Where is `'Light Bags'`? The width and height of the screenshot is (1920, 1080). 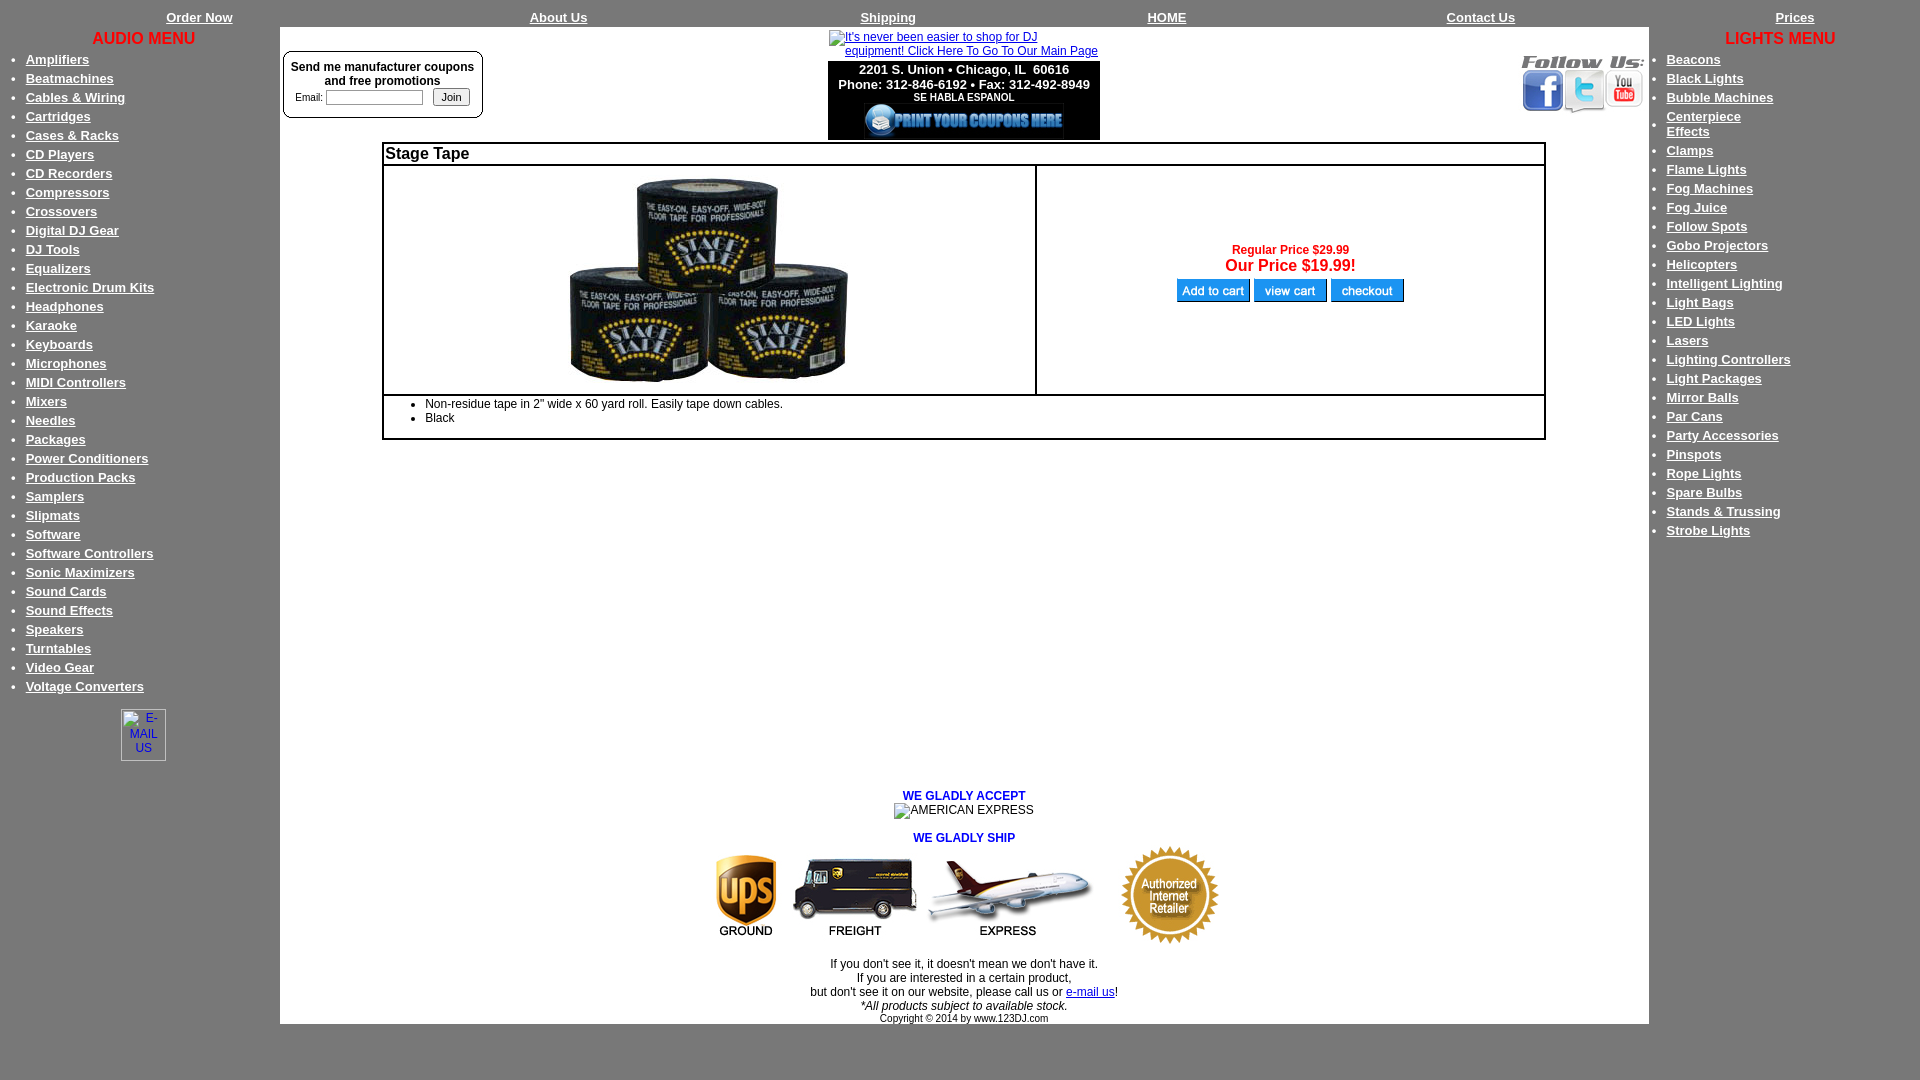
'Light Bags' is located at coordinates (1698, 302).